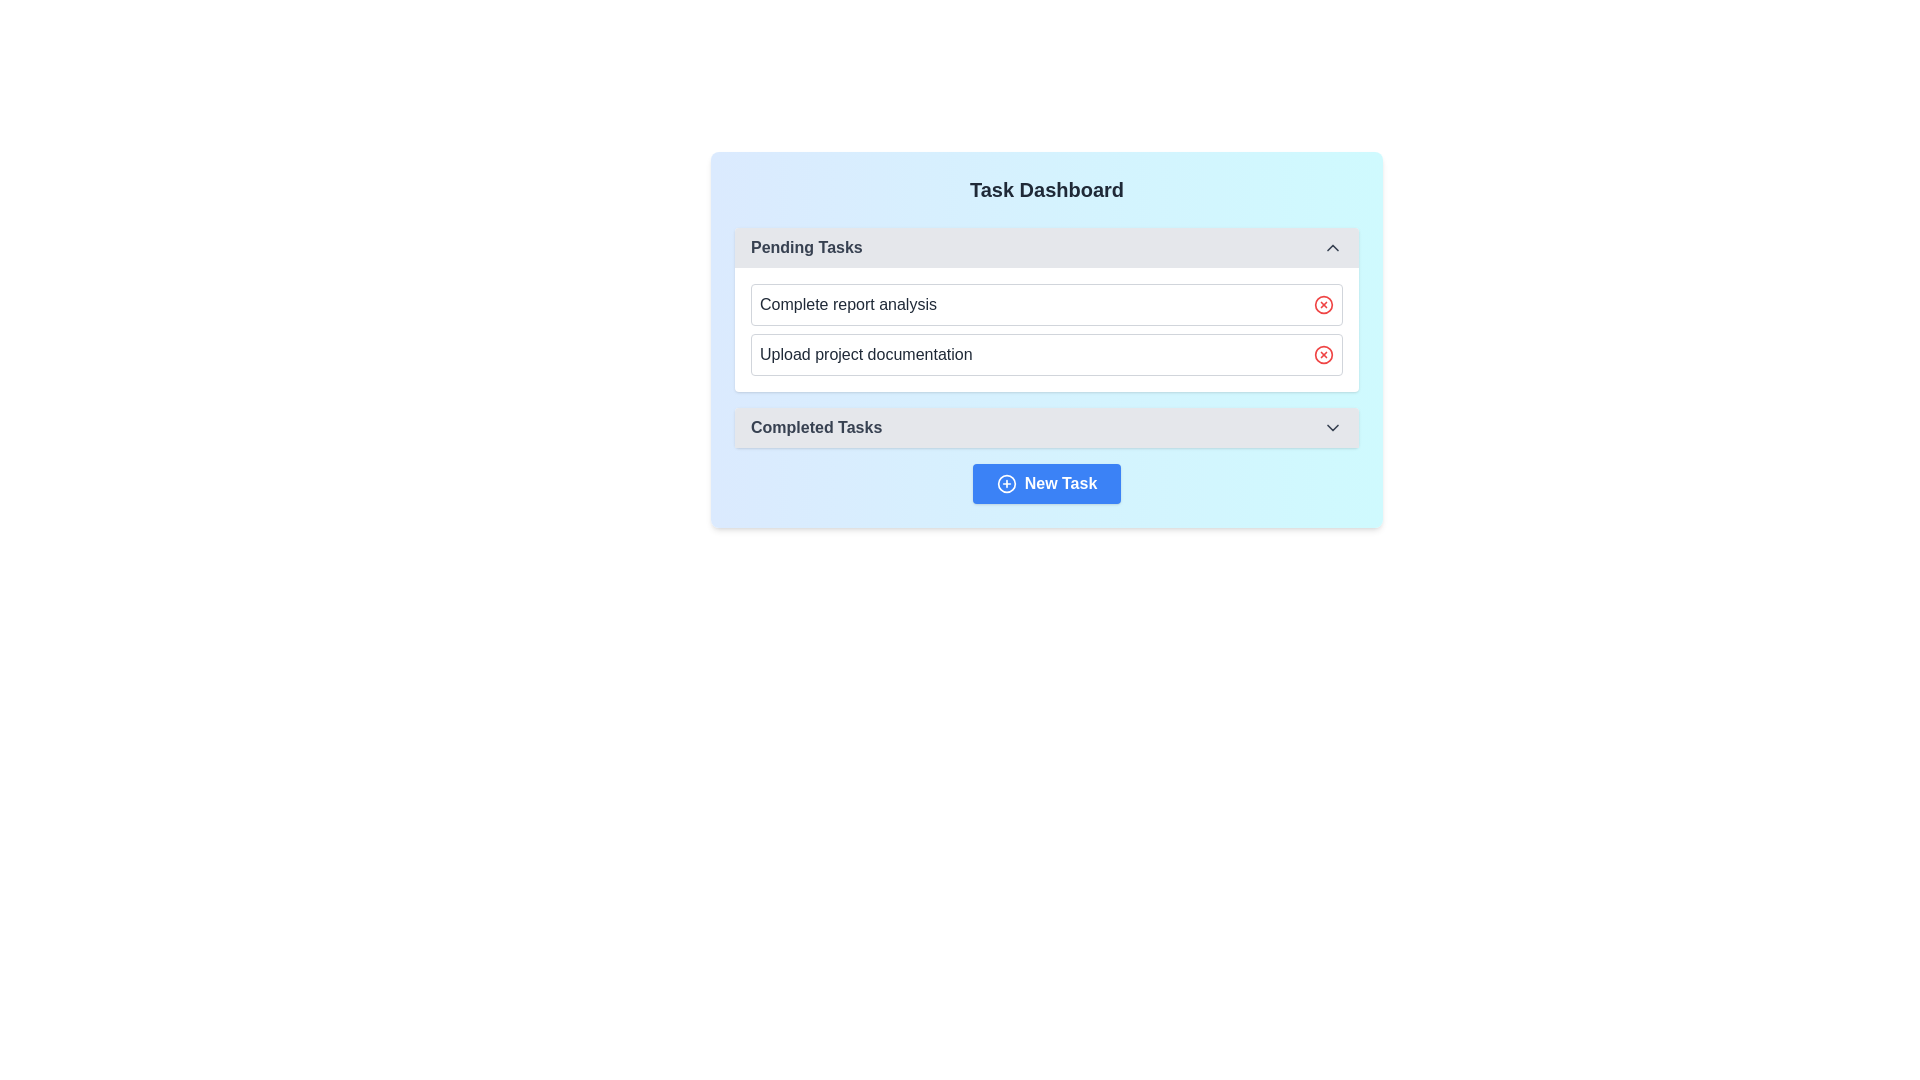 The width and height of the screenshot is (1920, 1080). Describe the element at coordinates (866, 353) in the screenshot. I see `the 'Upload project documentation' text label, which is styled with a gray font and located in the second row of the 'Pending Tasks' list, before the red 'X' icon` at that location.